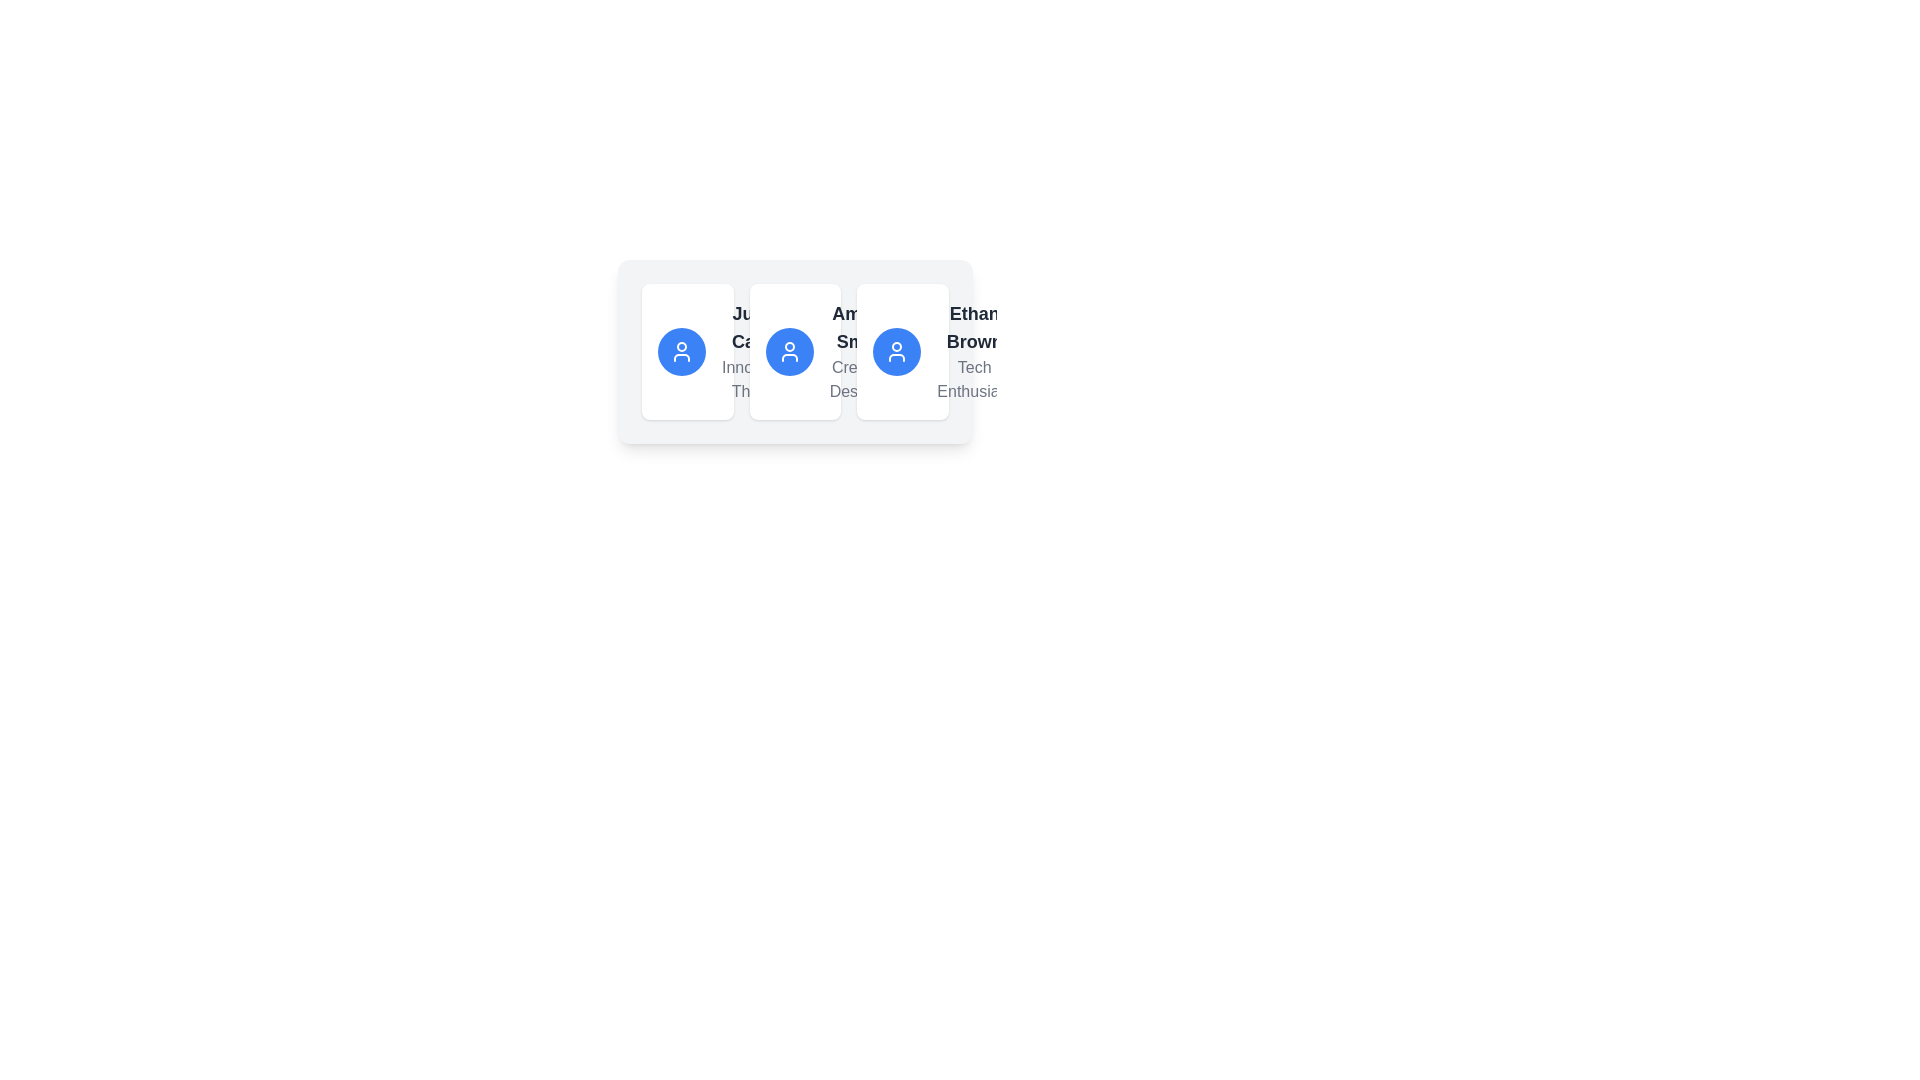 This screenshot has width=1920, height=1080. What do you see at coordinates (896, 350) in the screenshot?
I see `the blue circular icon at the center top of the third card in the list of horizontally aligned cards, which represents user profiles or accounts` at bounding box center [896, 350].